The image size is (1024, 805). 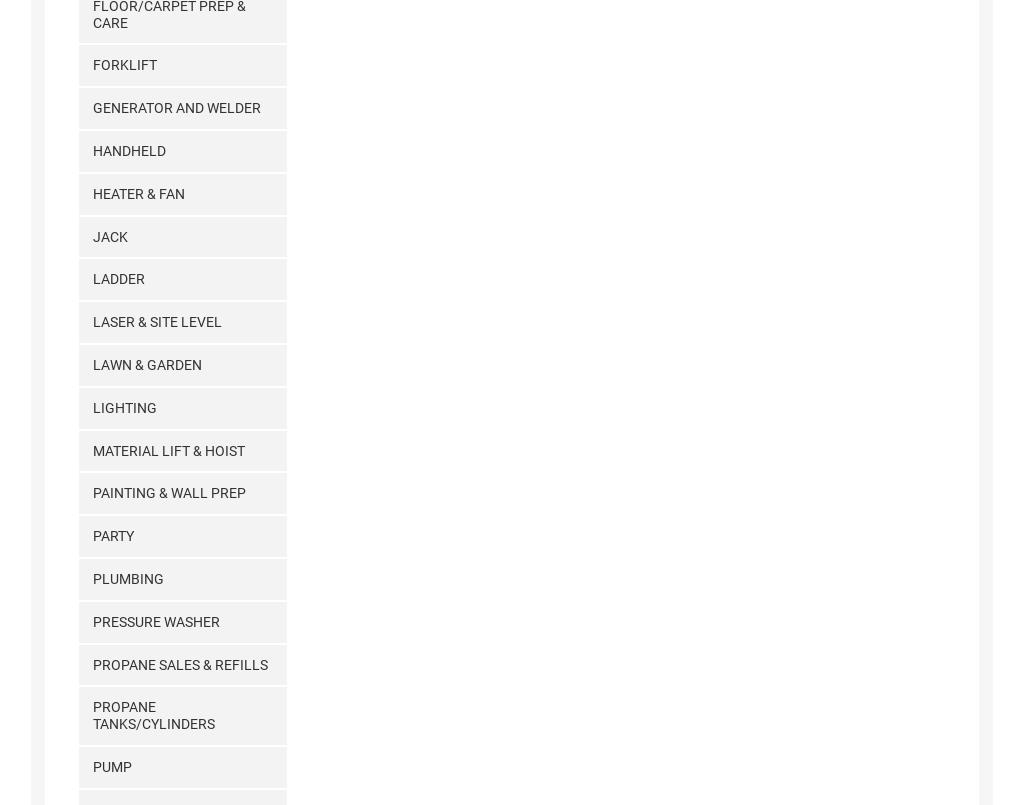 What do you see at coordinates (145, 364) in the screenshot?
I see `'Lawn & Garden'` at bounding box center [145, 364].